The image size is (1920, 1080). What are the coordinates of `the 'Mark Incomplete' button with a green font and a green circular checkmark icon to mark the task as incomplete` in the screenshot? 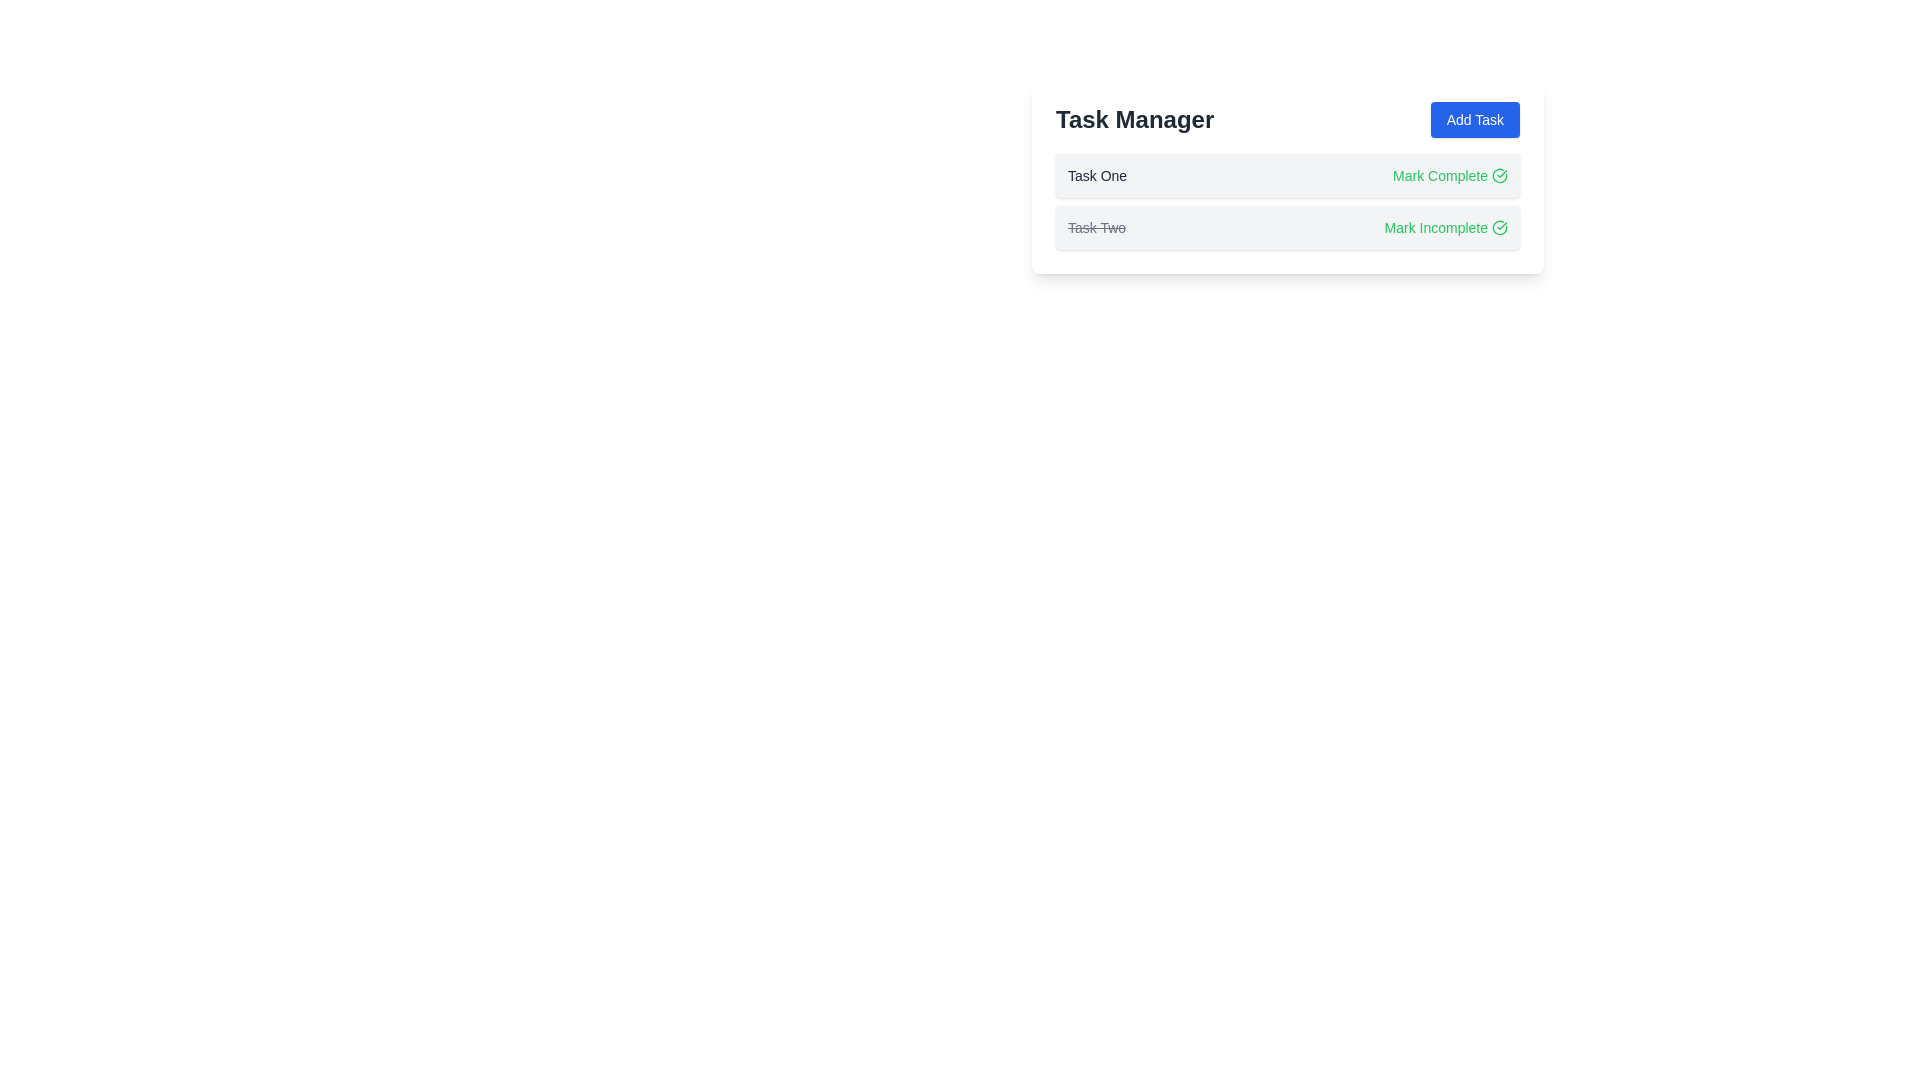 It's located at (1446, 226).